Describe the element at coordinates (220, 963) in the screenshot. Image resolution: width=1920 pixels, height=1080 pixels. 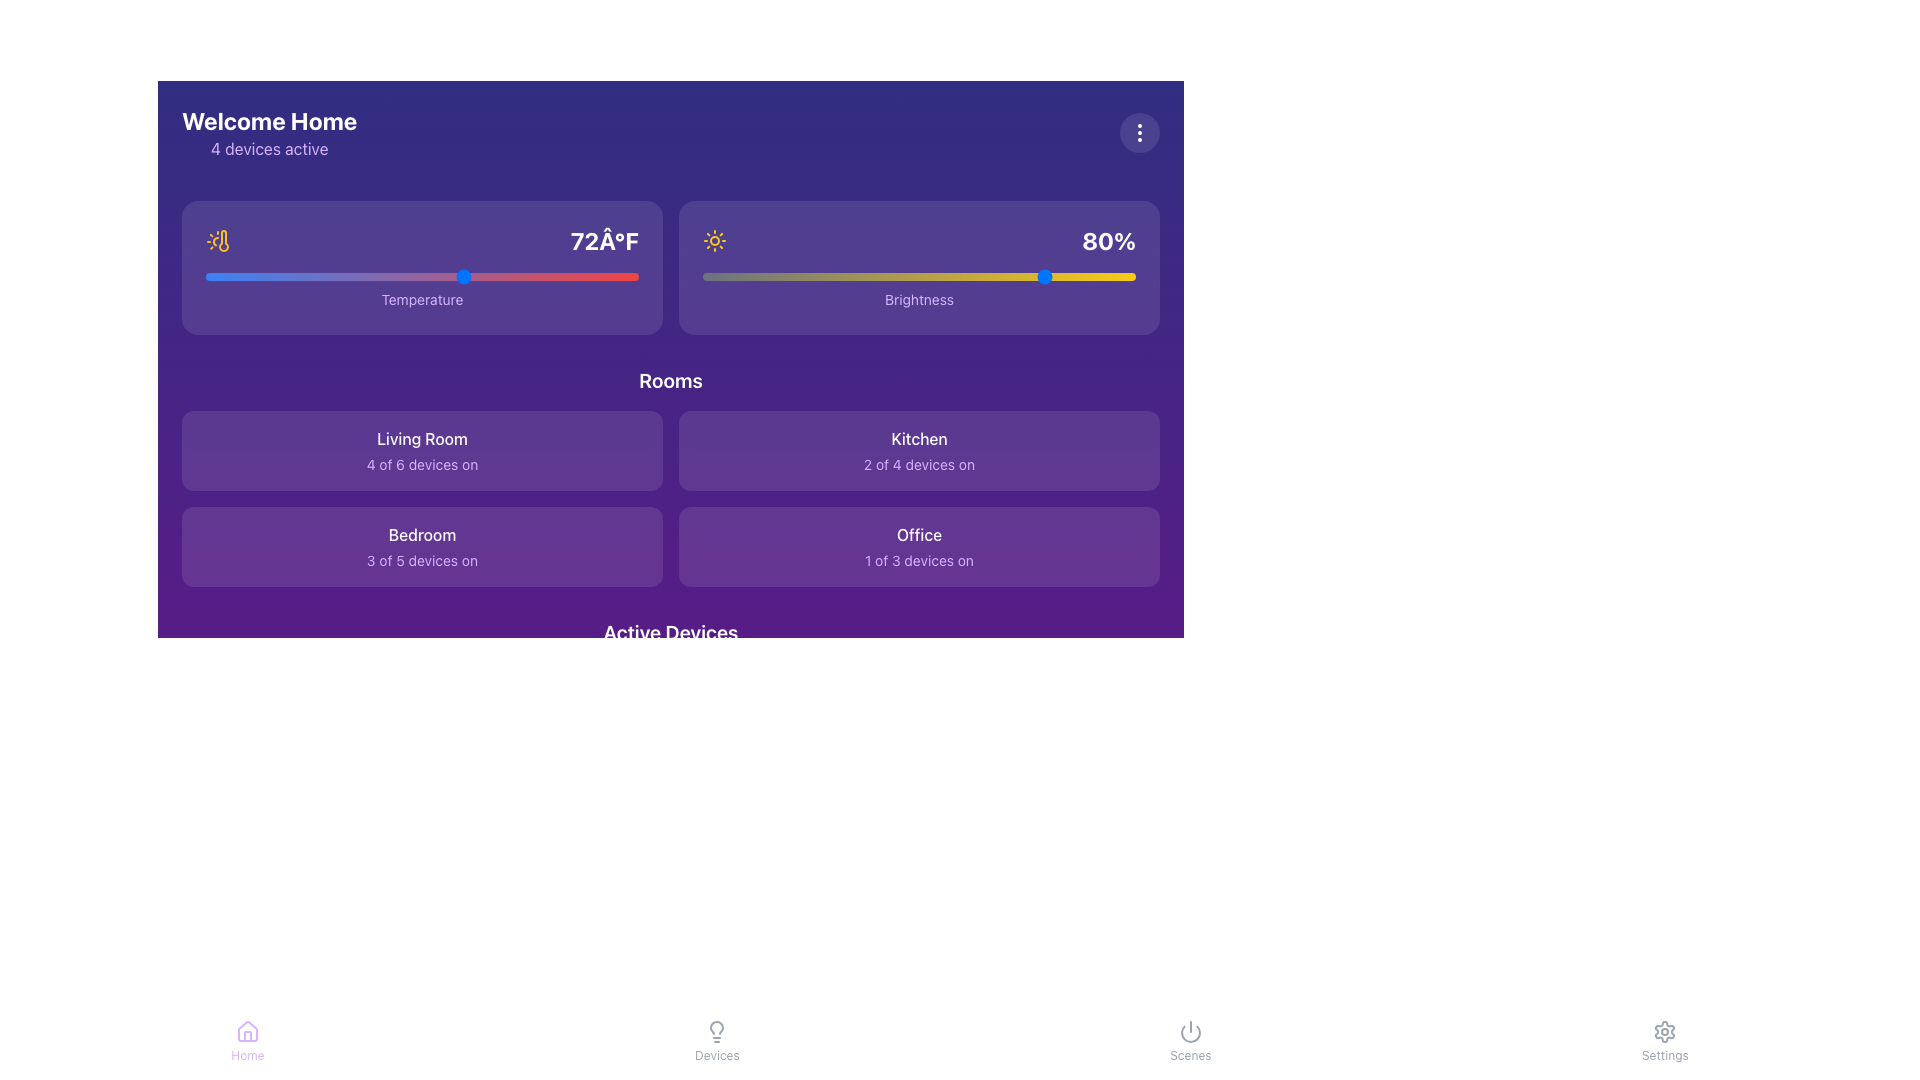
I see `the lock icon located at the bottom-left corner of the interface, which indicates a secure state and may toggle a security feature` at that location.